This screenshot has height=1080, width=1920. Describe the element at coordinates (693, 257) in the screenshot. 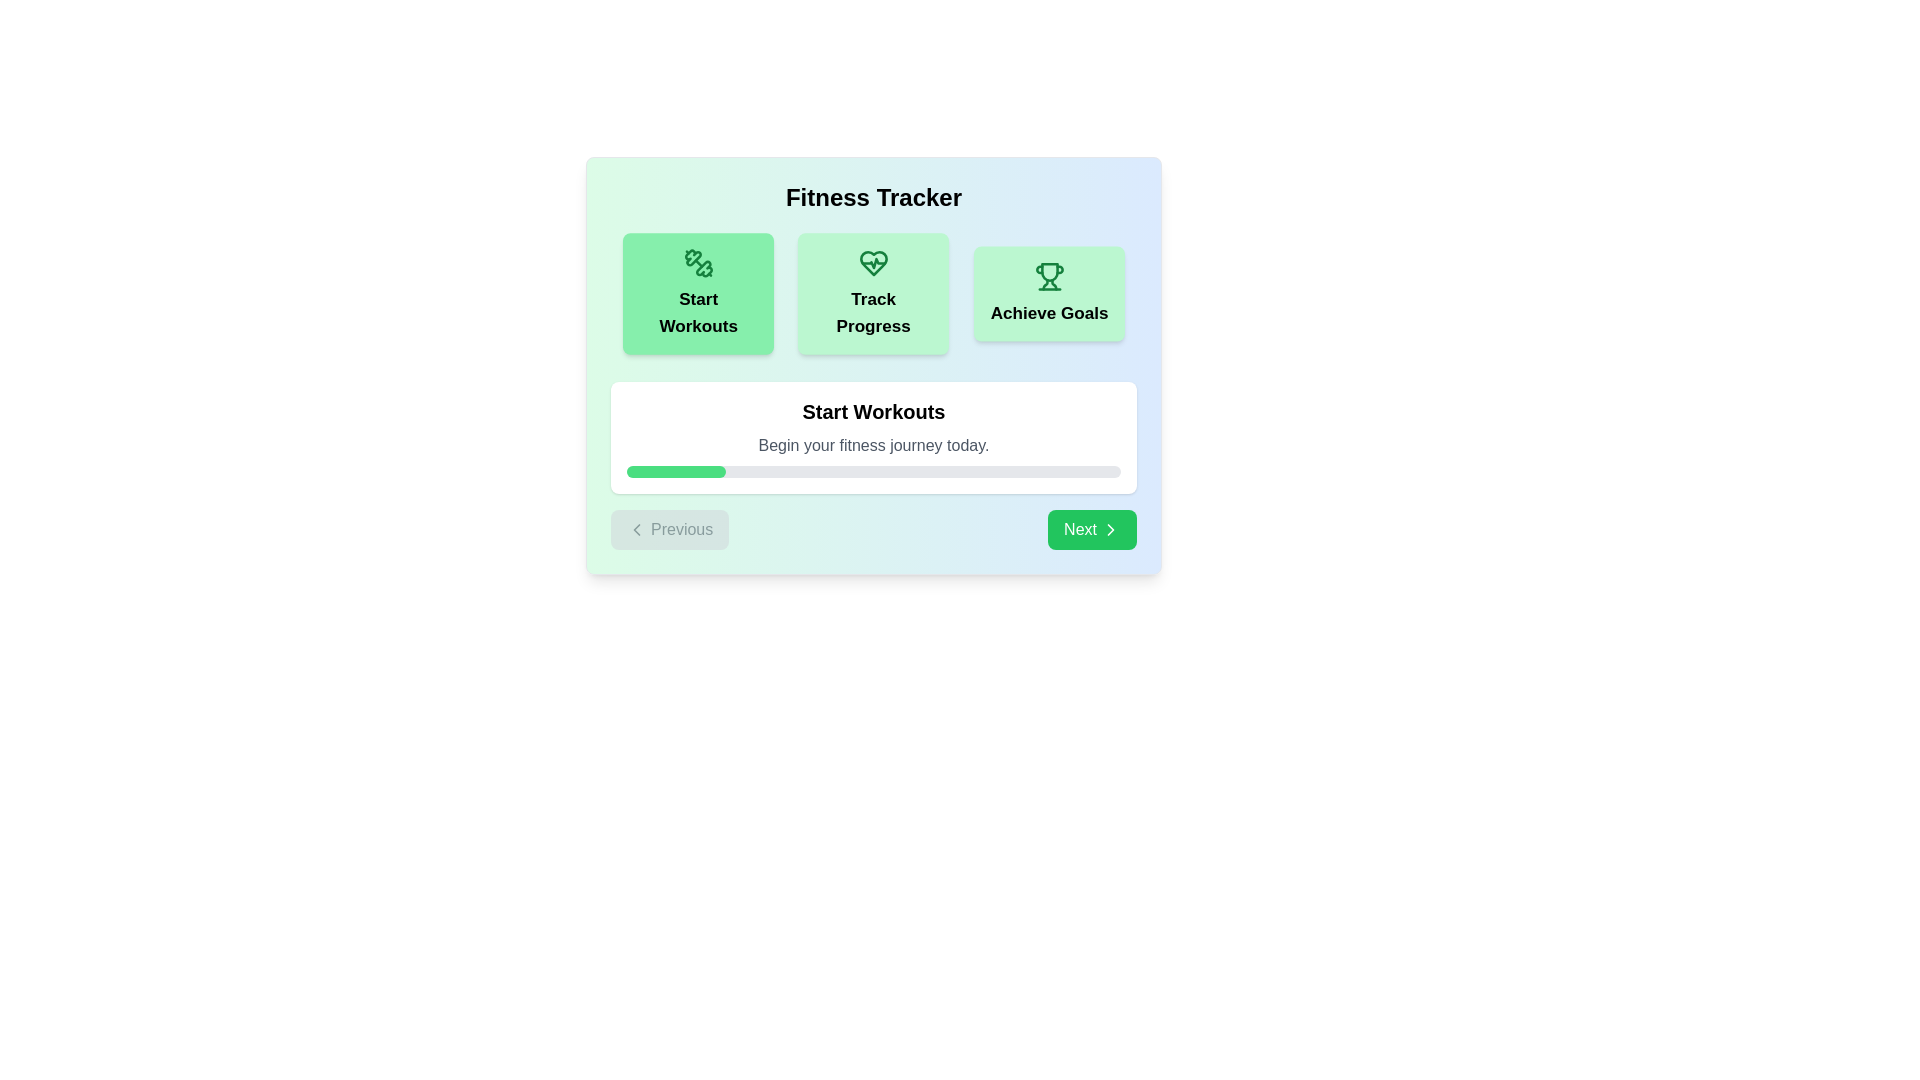

I see `the decorative icon graphical fragment above the 'Start Workouts' button, enhancing the visual appeal of the feature` at that location.